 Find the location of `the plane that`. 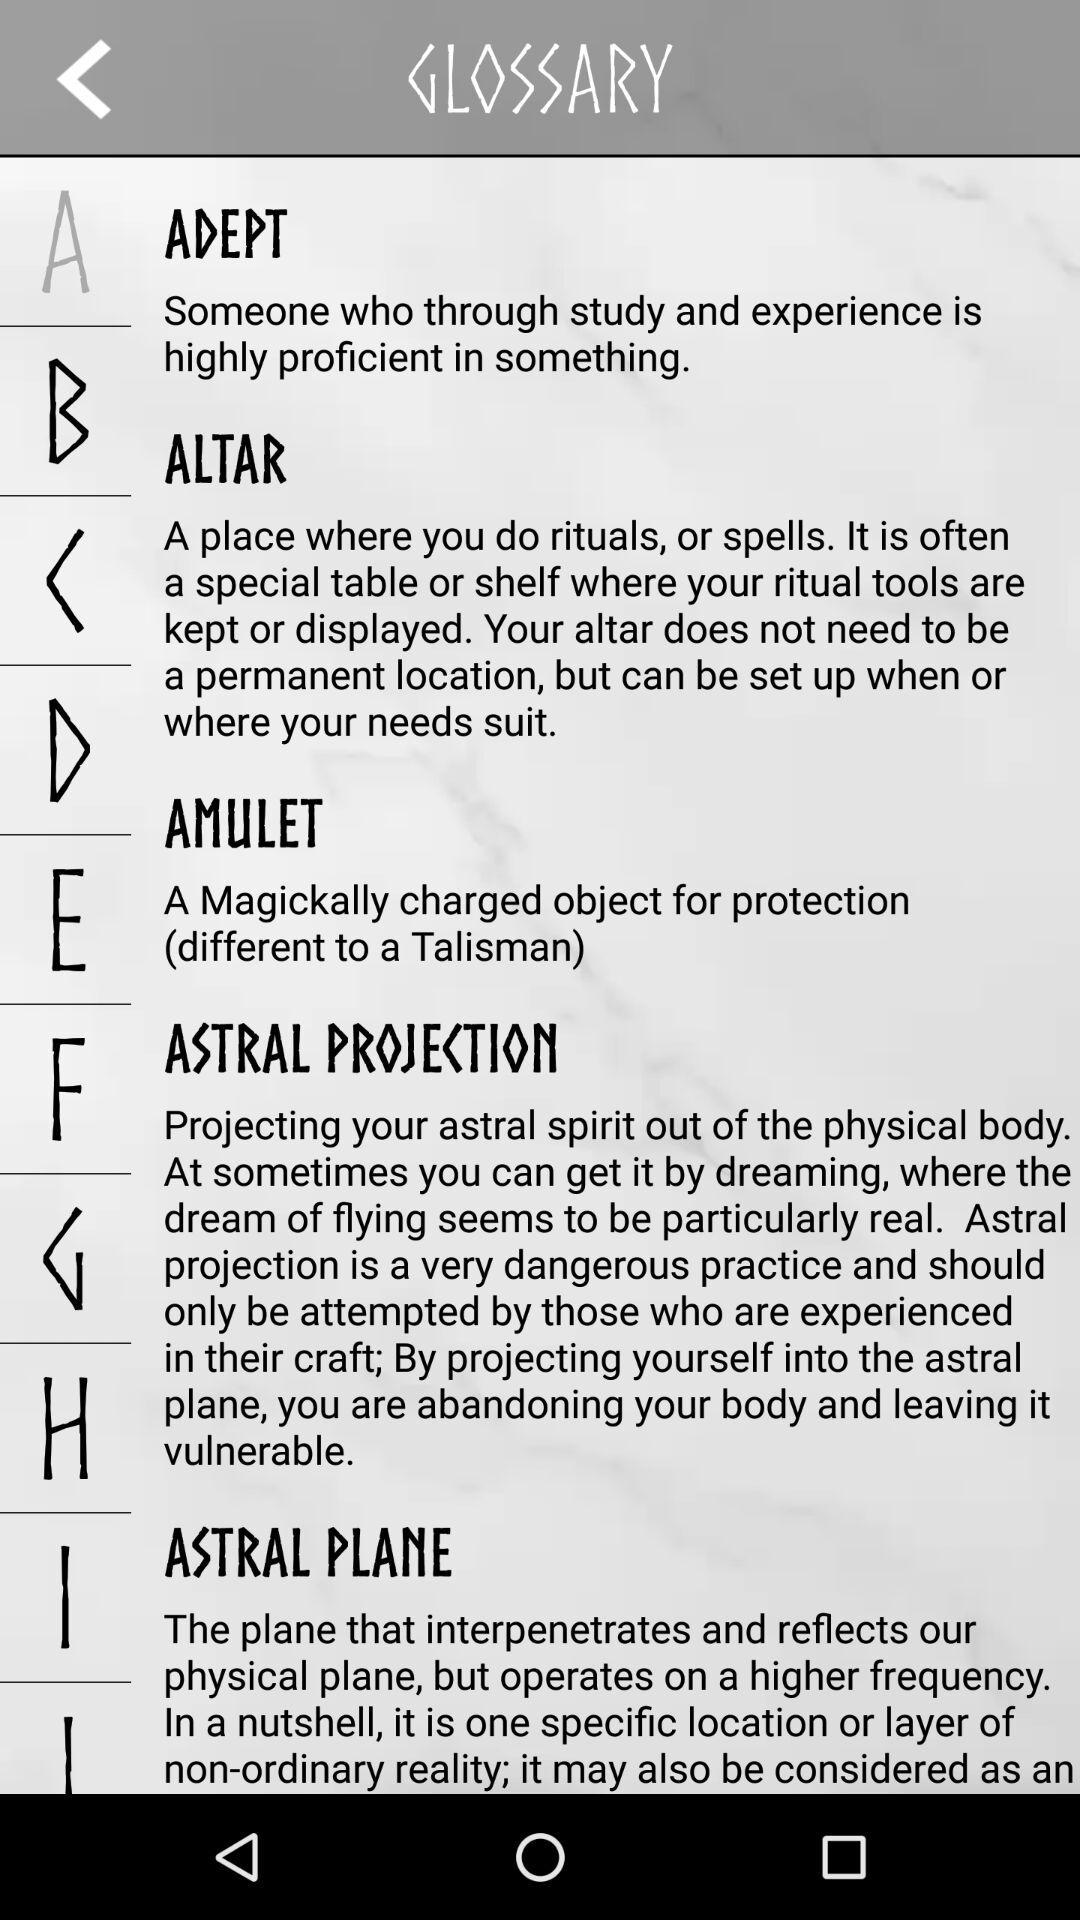

the plane that is located at coordinates (620, 1696).